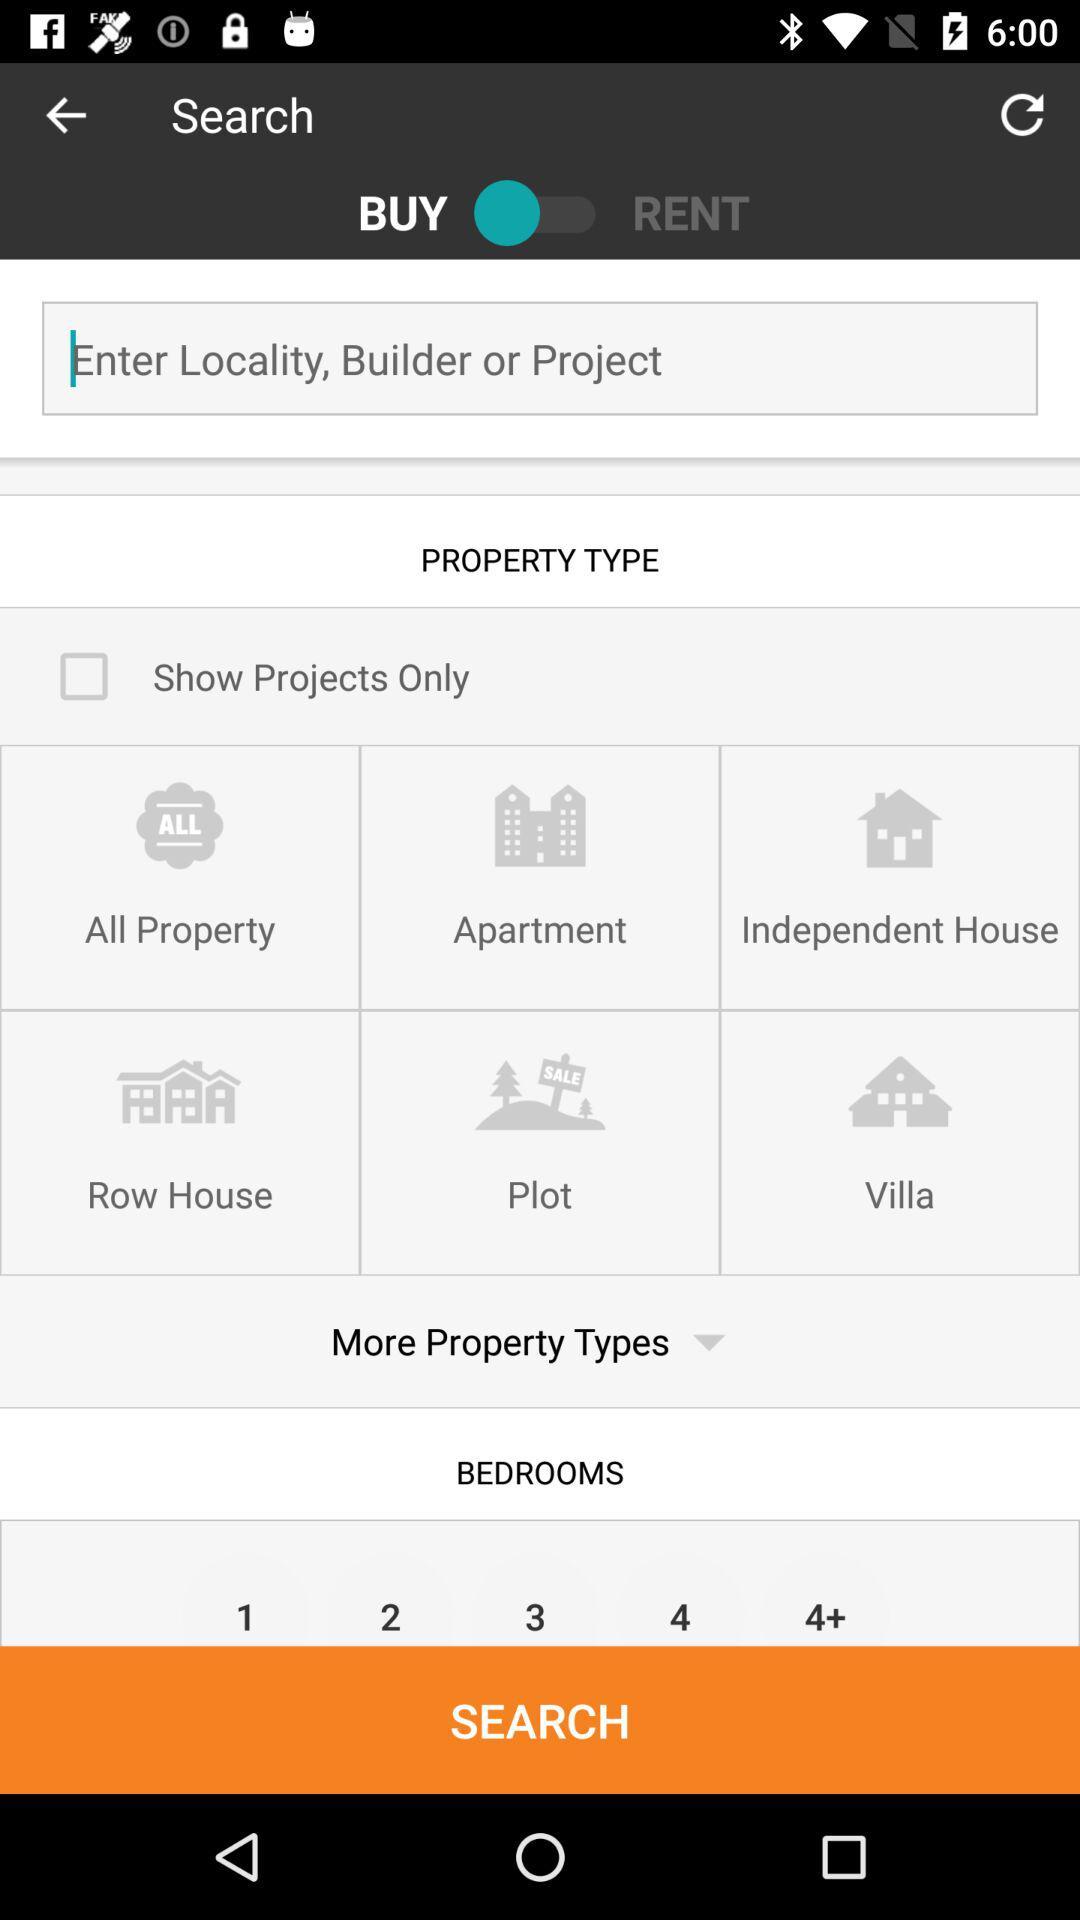 This screenshot has width=1080, height=1920. I want to click on to reload the page, so click(1022, 113).